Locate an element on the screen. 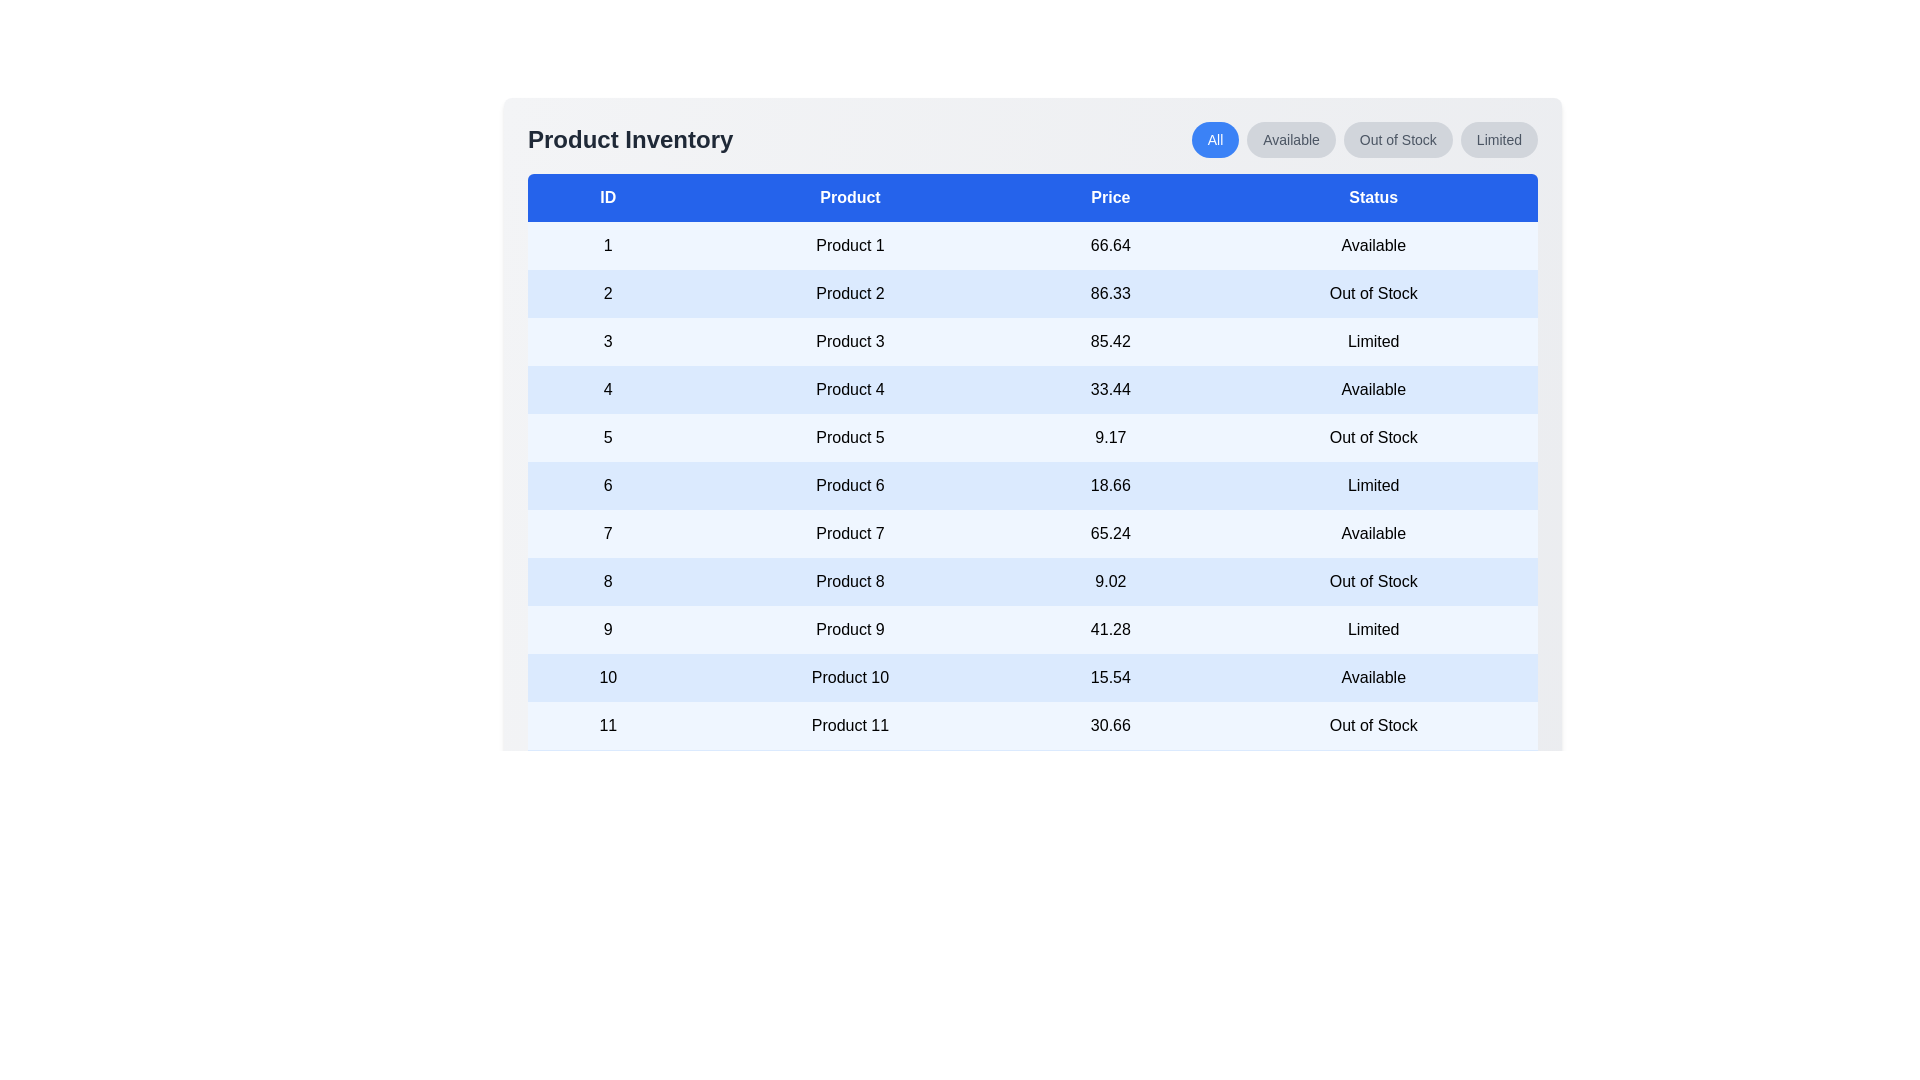 The width and height of the screenshot is (1920, 1080). the filter button labeled 'All' to filter the table is located at coordinates (1213, 138).